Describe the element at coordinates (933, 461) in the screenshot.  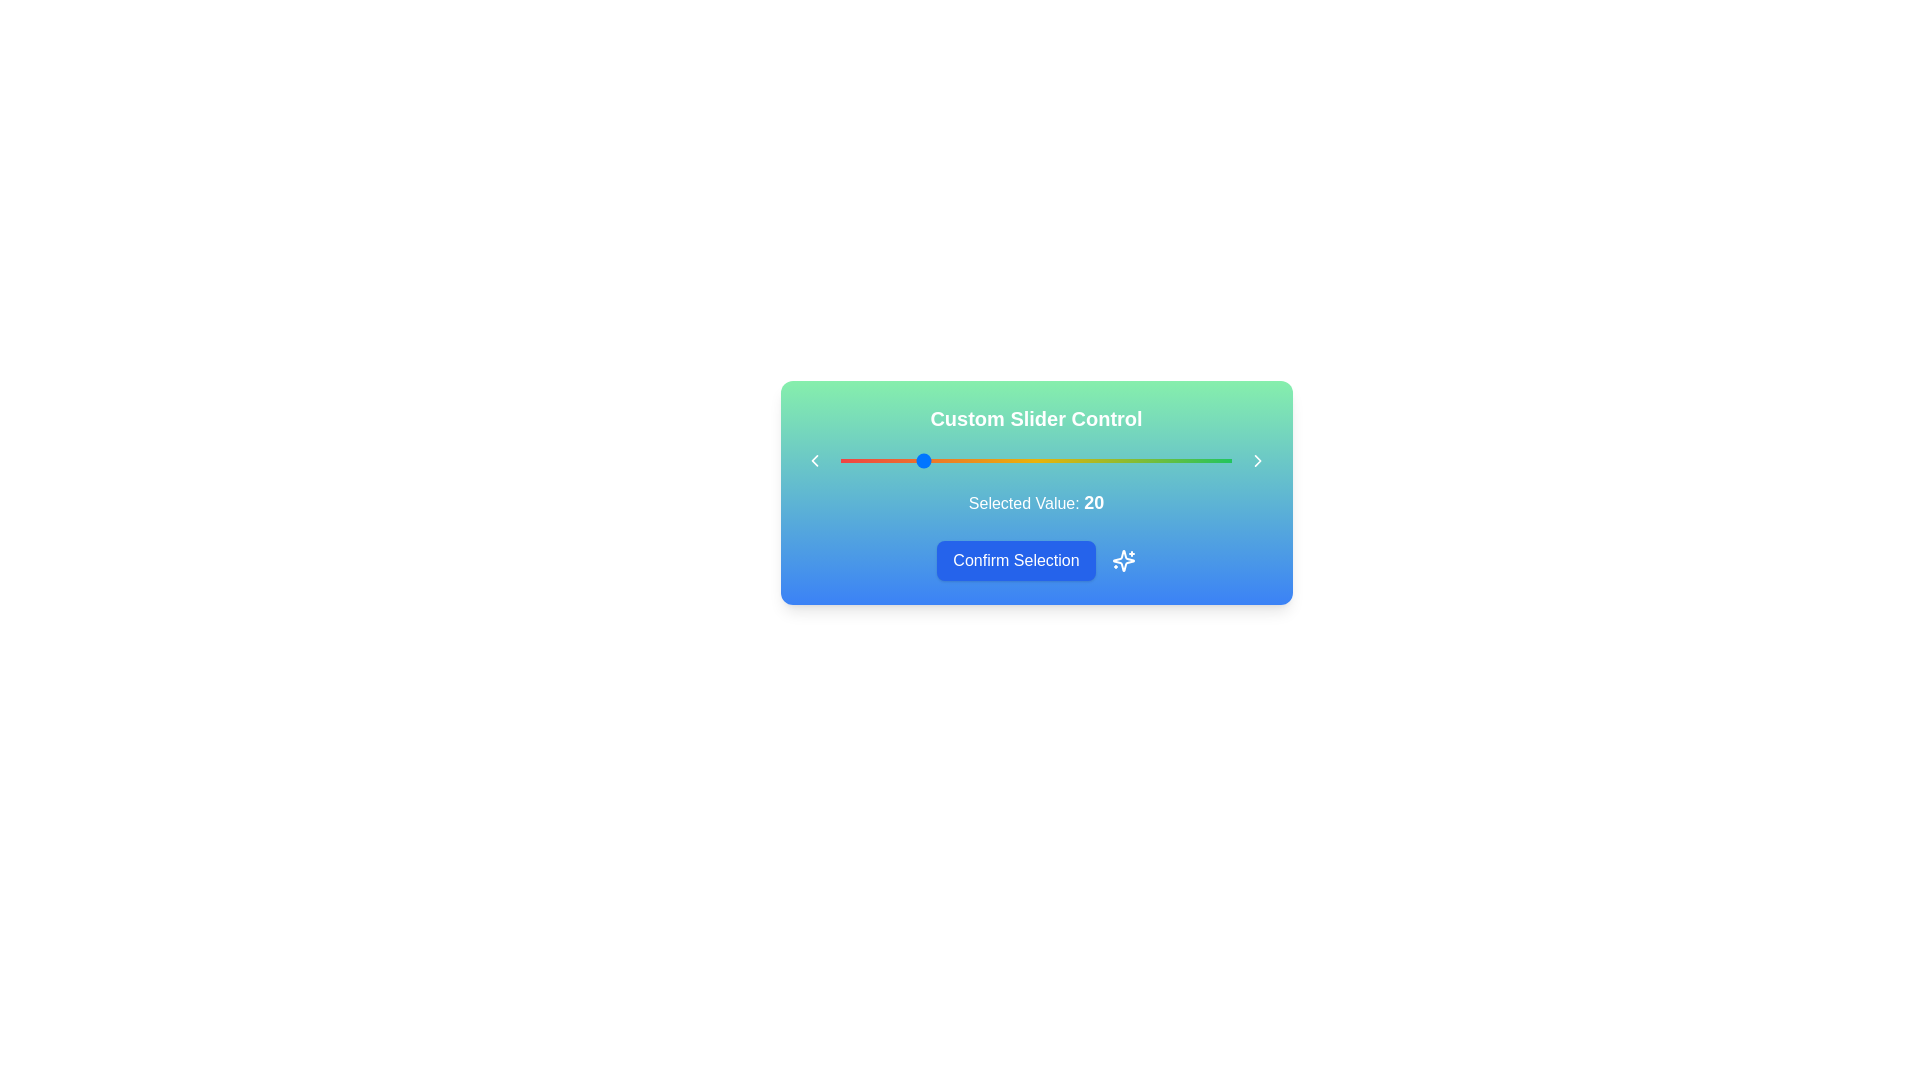
I see `the slider to 24 by dragging the handle` at that location.